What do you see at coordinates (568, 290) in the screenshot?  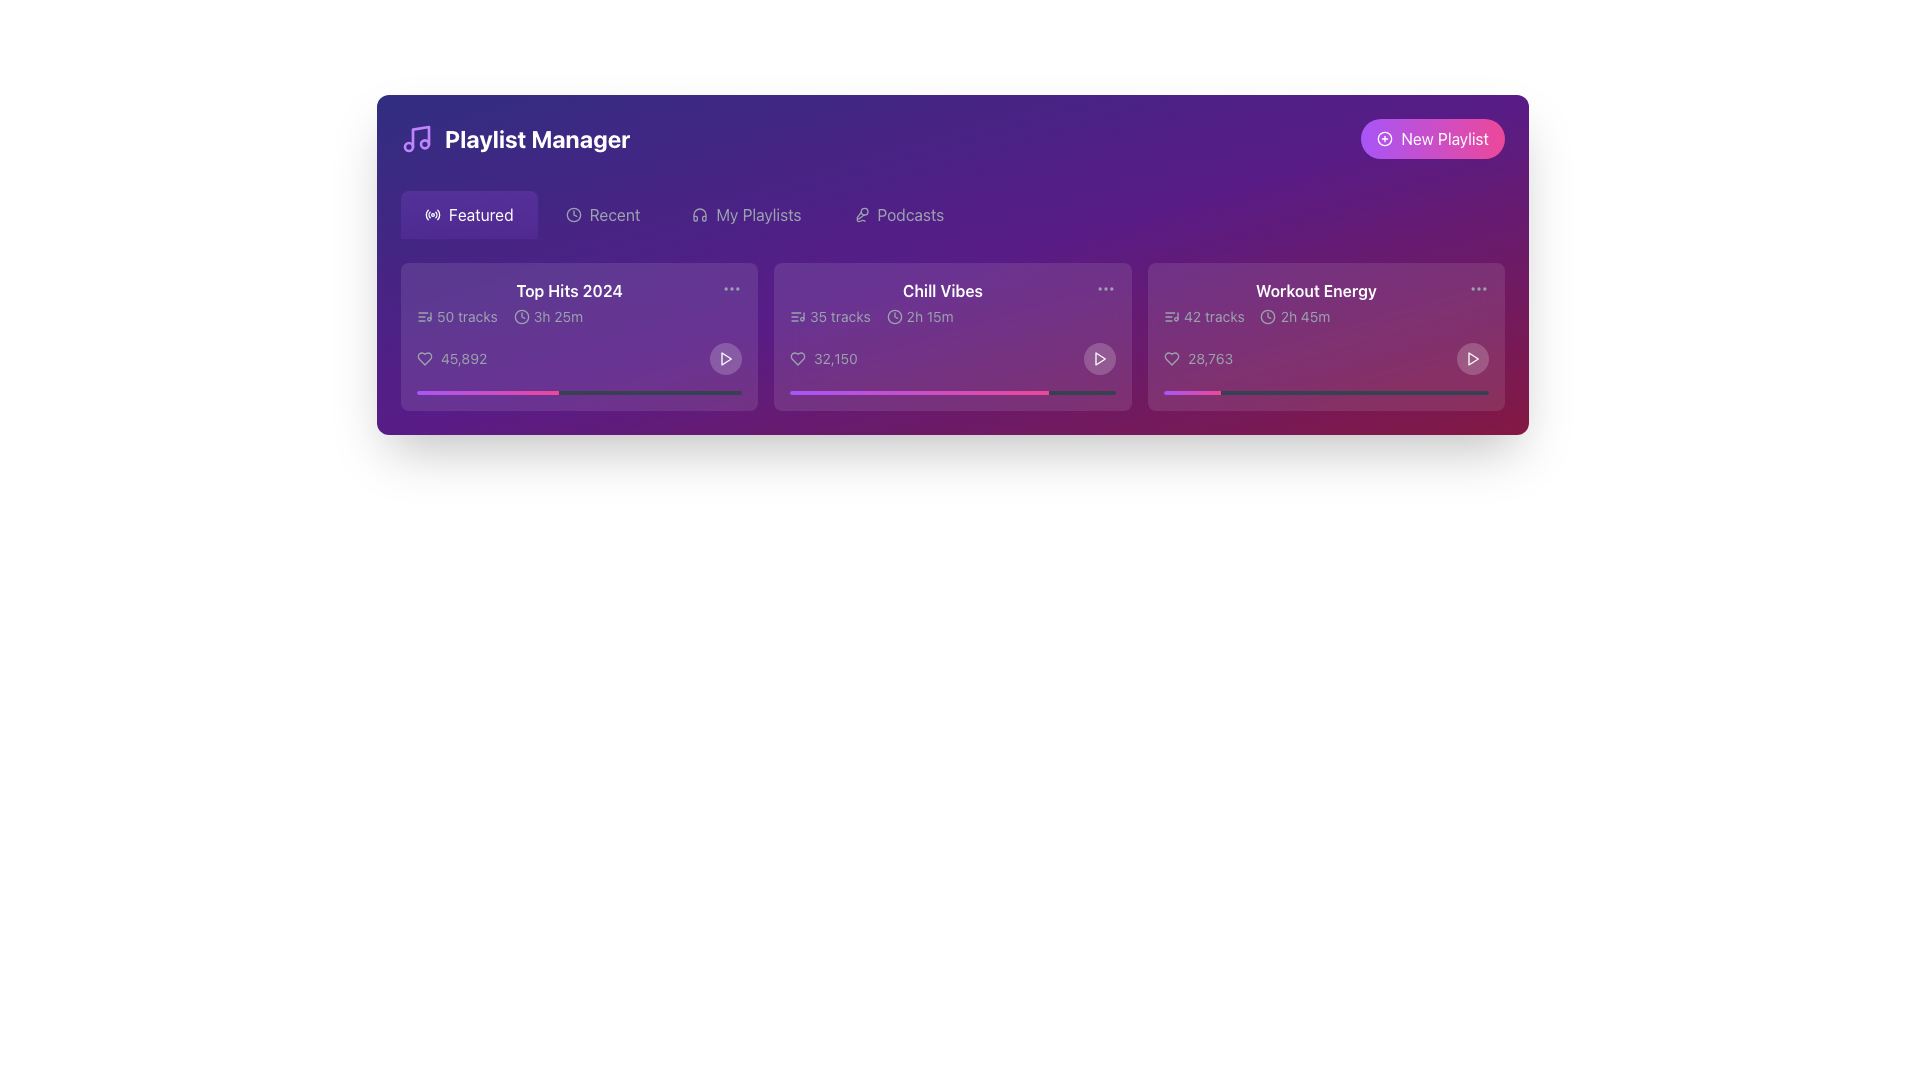 I see `the bold, white text label that reads 'Top Hits 2024', located at the top of the first playlist card` at bounding box center [568, 290].